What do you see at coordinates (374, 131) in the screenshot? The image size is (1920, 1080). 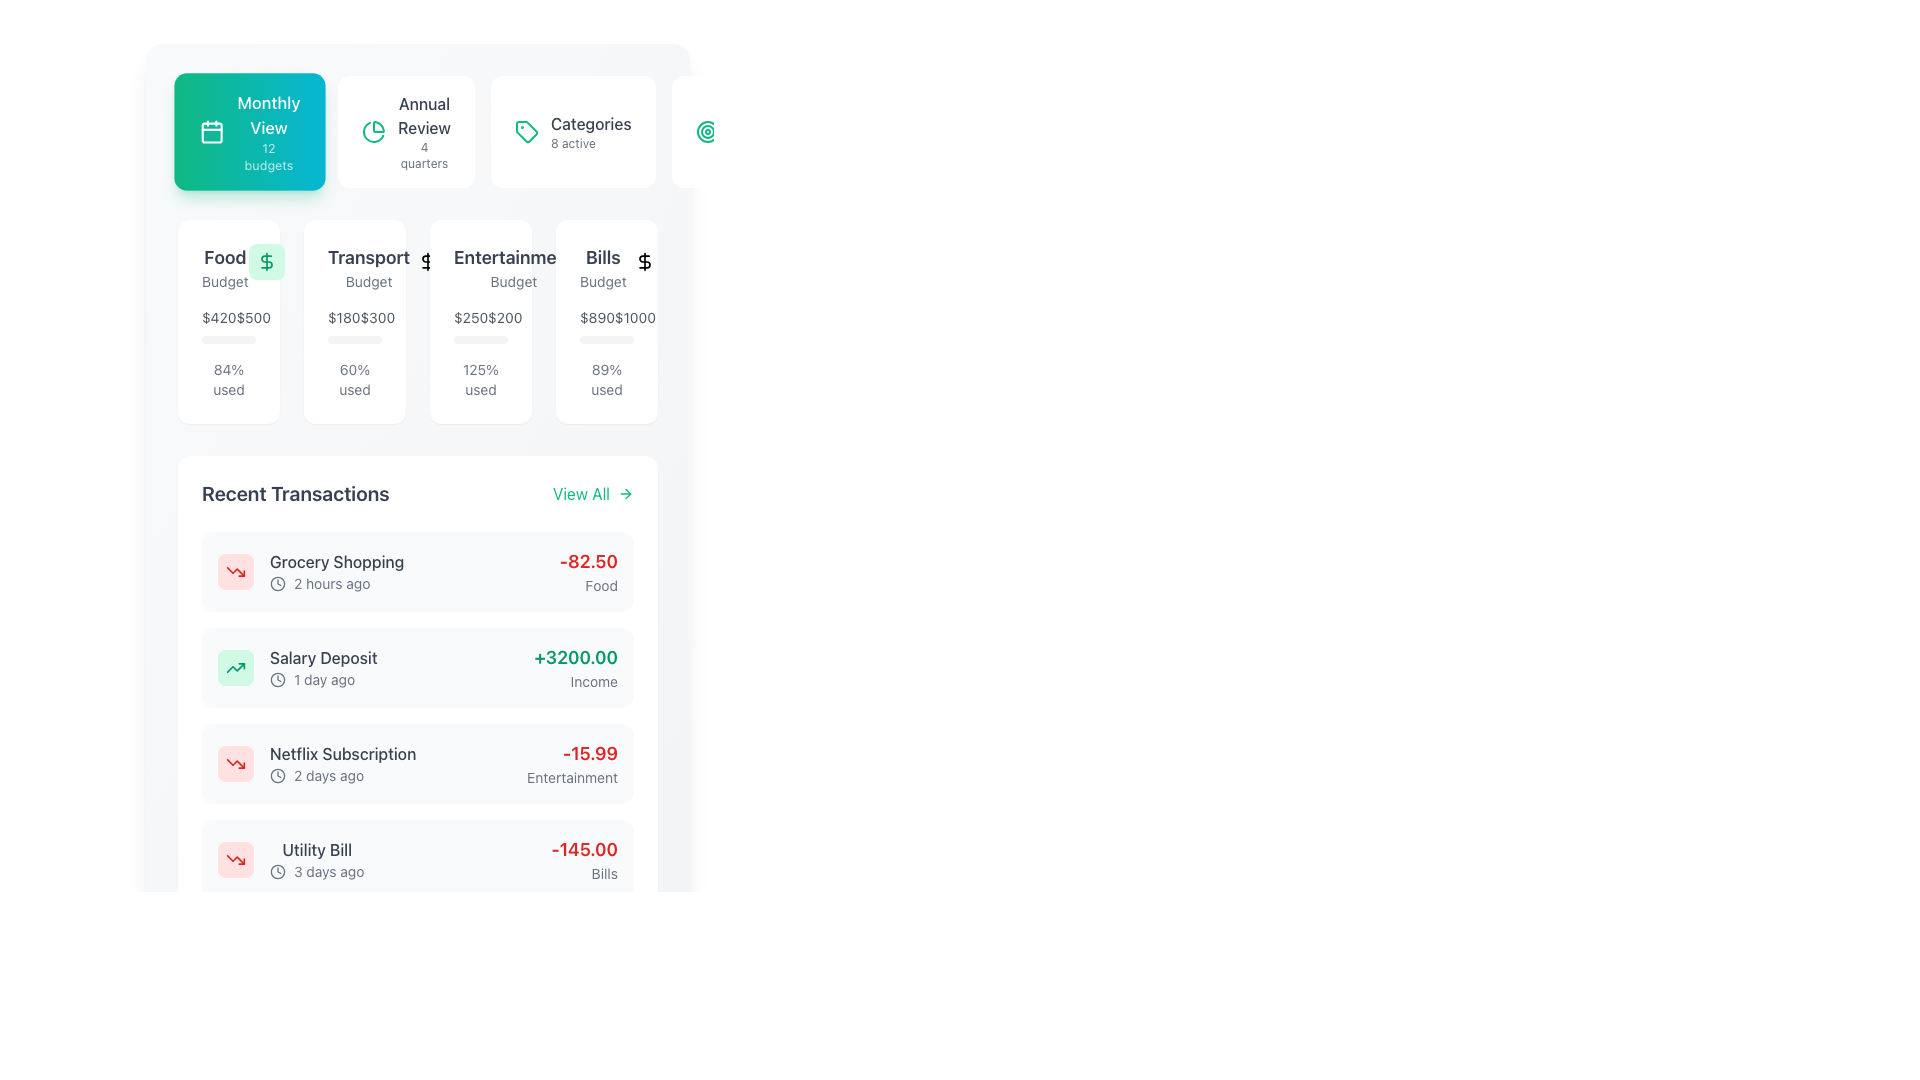 I see `the small, circular green pie chart icon located within the 'Annual Review' card` at bounding box center [374, 131].